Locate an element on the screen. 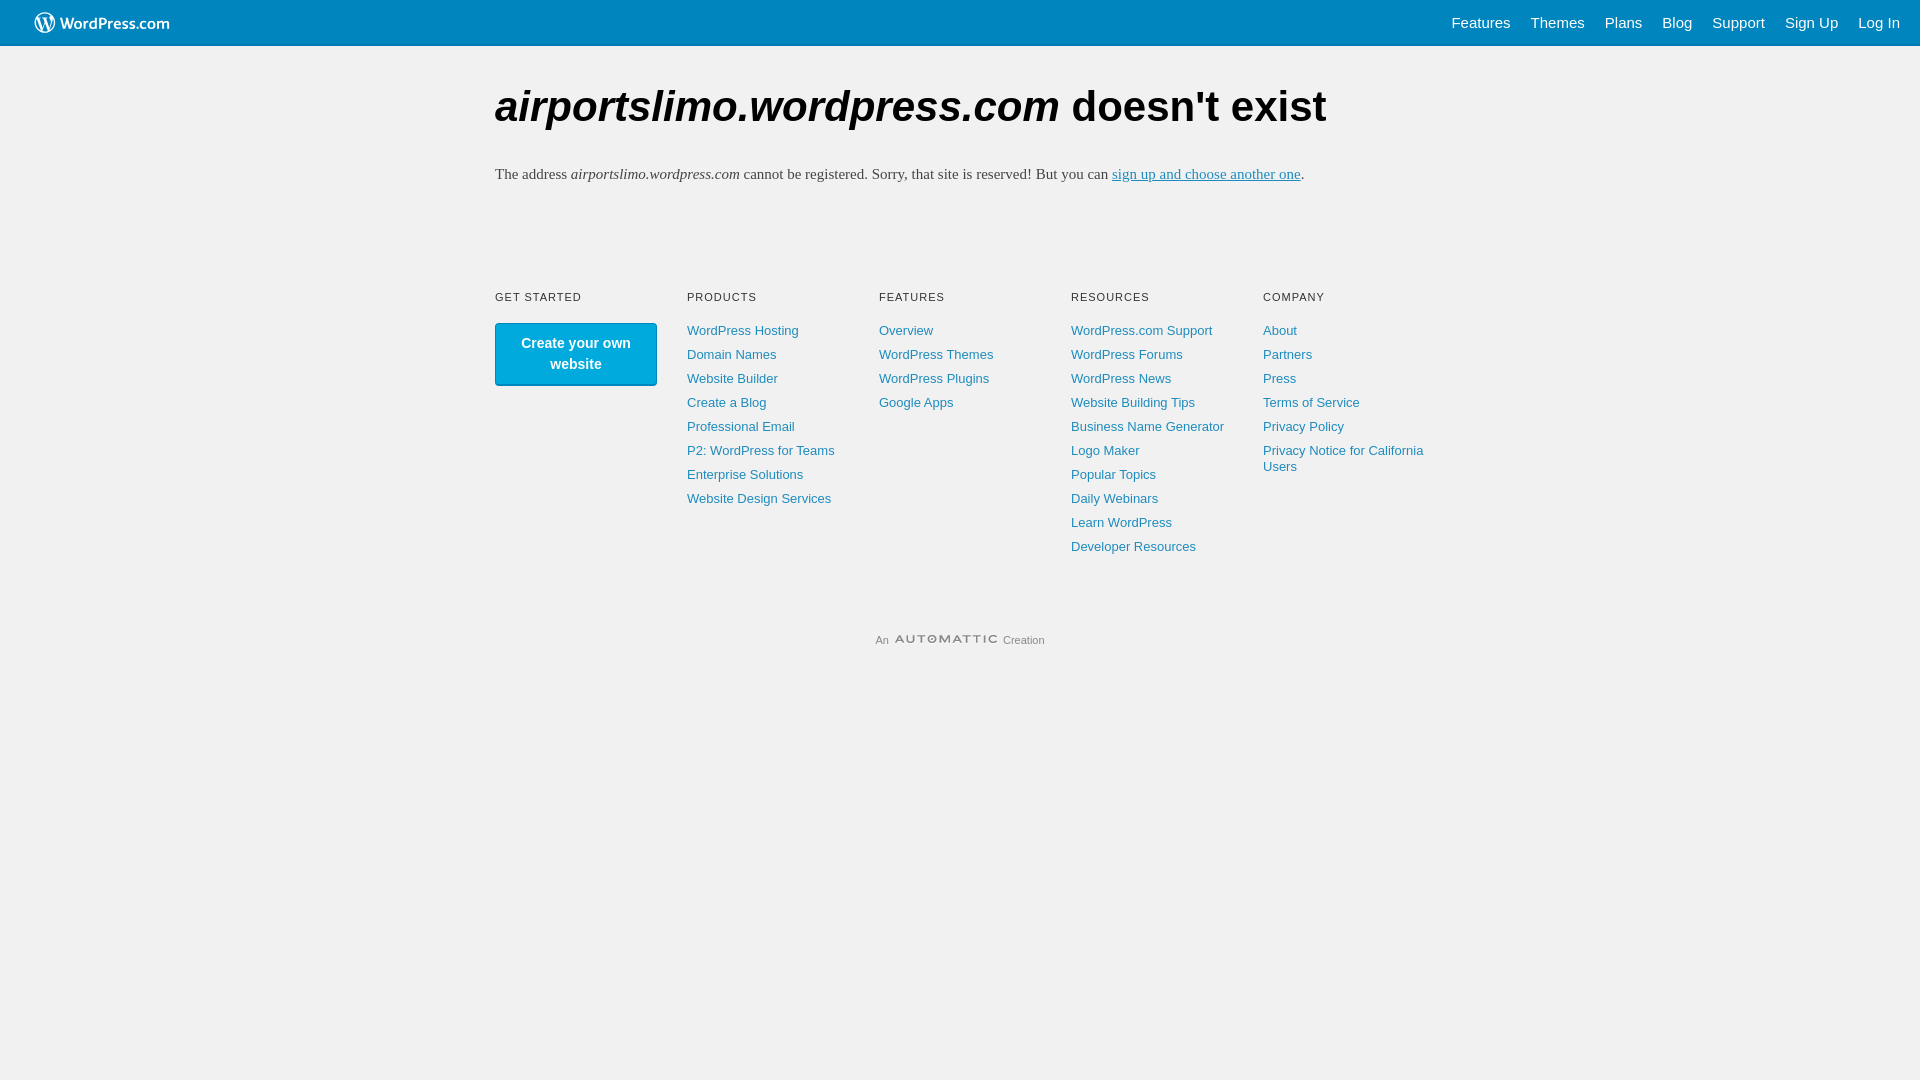 The height and width of the screenshot is (1080, 1920). 'Partners' is located at coordinates (1261, 353).